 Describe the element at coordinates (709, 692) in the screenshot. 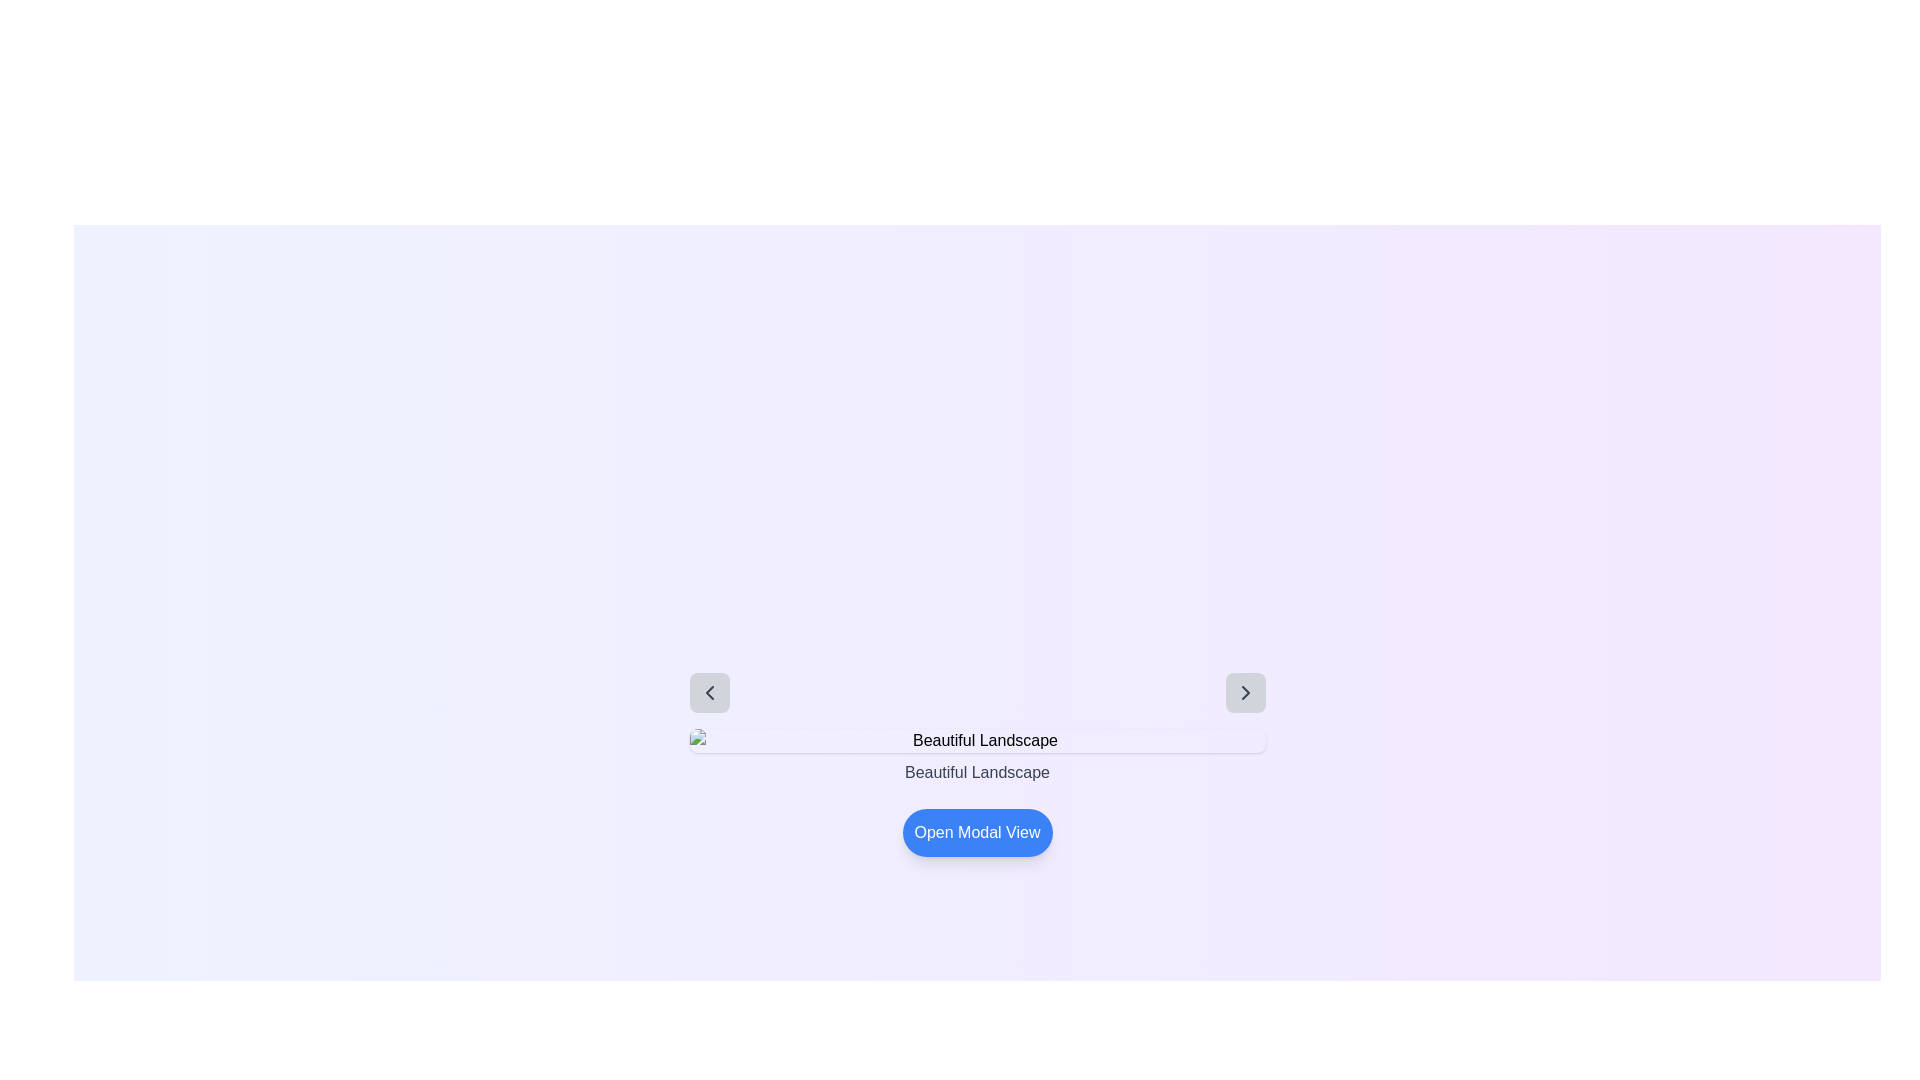

I see `the left-facing chevron button located in the top-left corner of the central interactive area` at that location.